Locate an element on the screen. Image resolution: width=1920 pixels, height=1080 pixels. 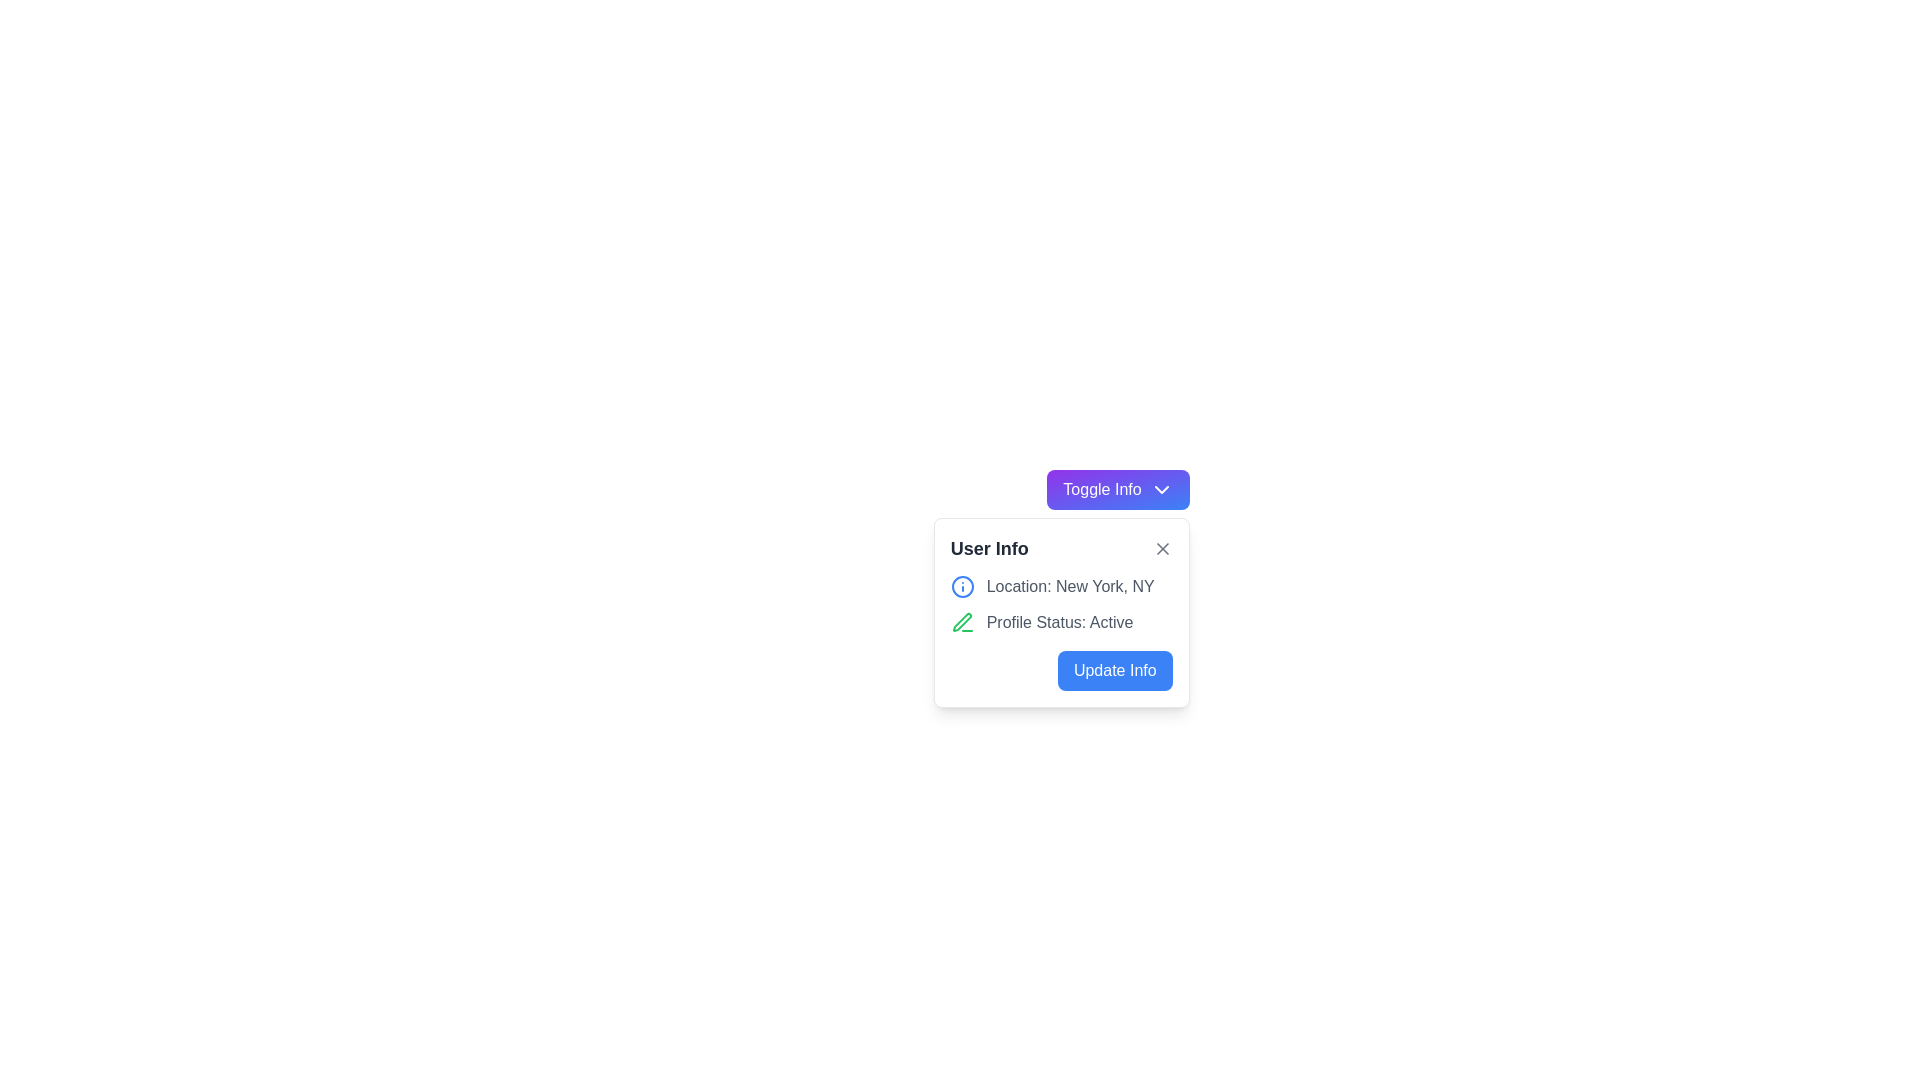
the circular SVG element representing the information icon, which is the largest circular component within the 24x24 icon located at the bottom right of the user information panel is located at coordinates (962, 585).